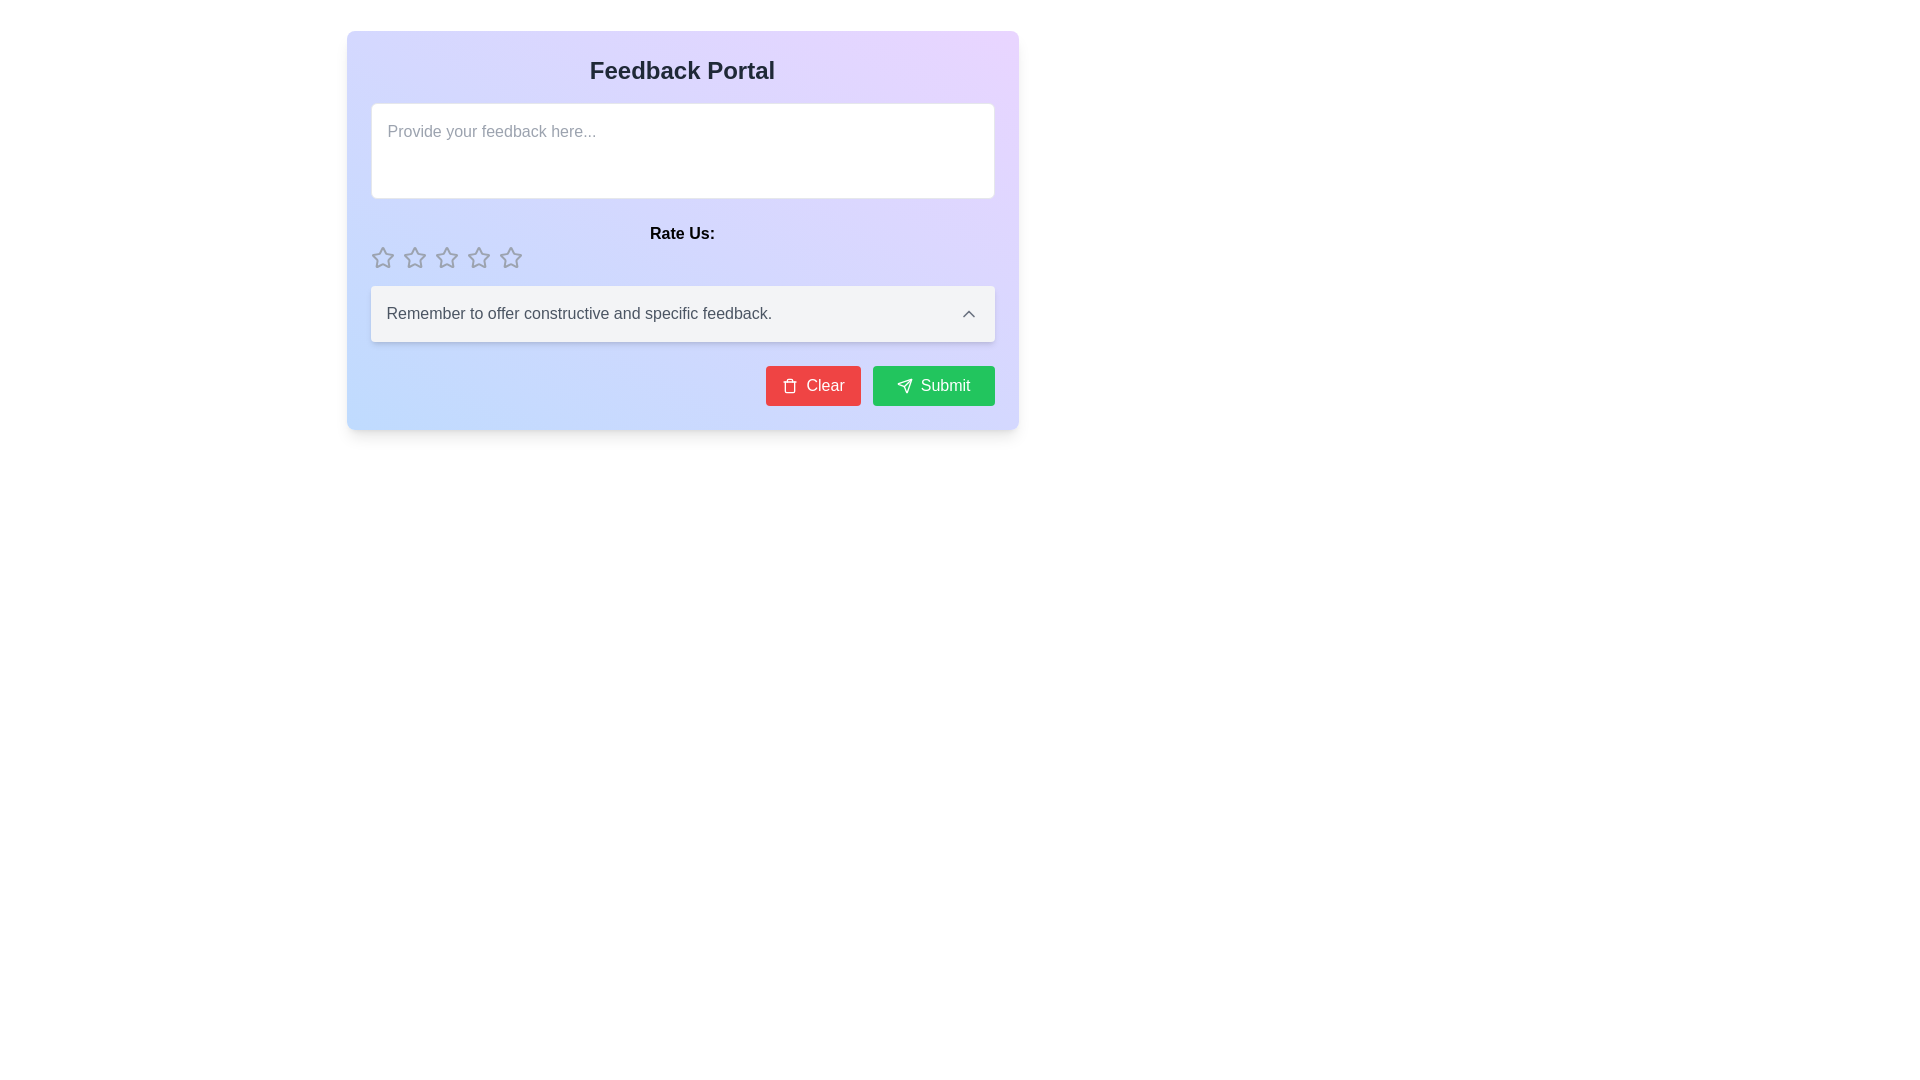 The width and height of the screenshot is (1920, 1080). What do you see at coordinates (813, 385) in the screenshot?
I see `the 'Clear' button, which is a rectangular button with a red background and white text, located in the bottom section of the feedback panel` at bounding box center [813, 385].